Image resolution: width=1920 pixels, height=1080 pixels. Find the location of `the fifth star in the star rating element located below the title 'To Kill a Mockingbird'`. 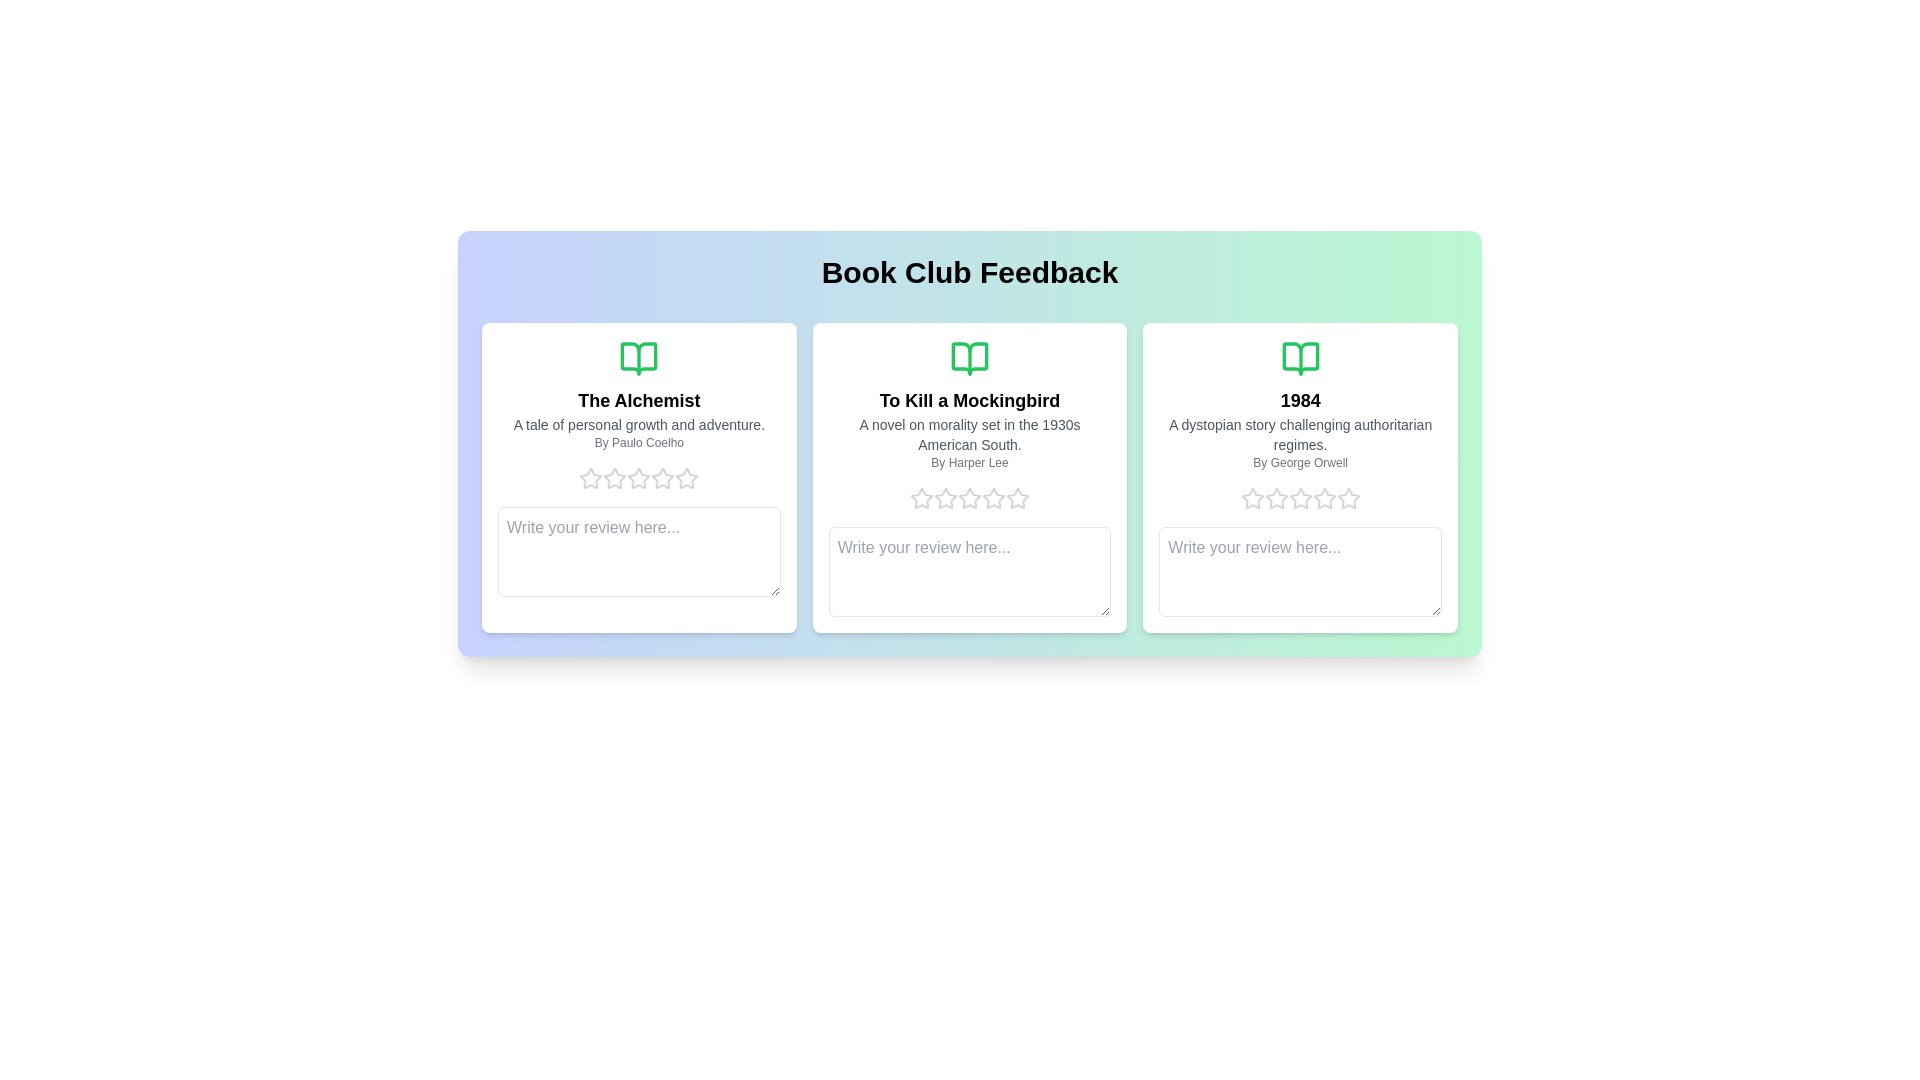

the fifth star in the star rating element located below the title 'To Kill a Mockingbird' is located at coordinates (993, 497).